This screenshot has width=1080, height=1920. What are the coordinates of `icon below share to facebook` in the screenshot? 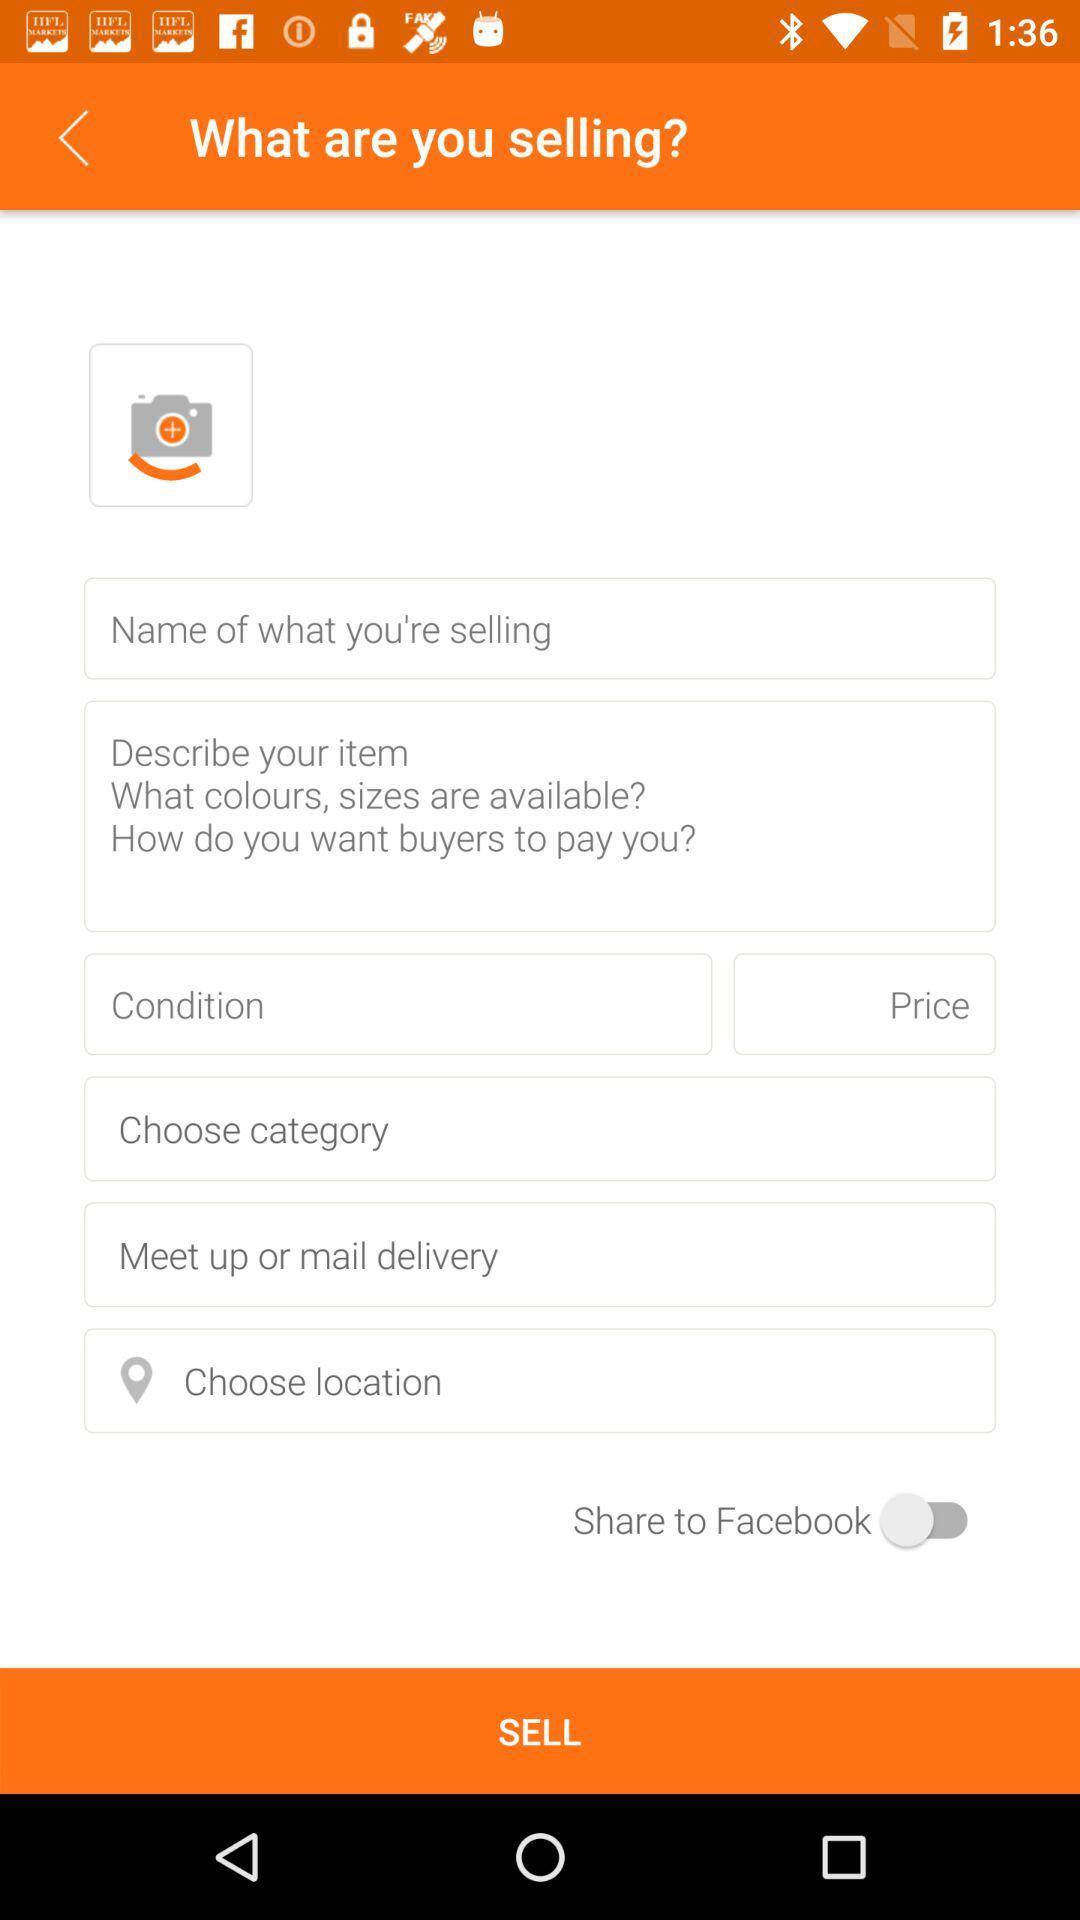 It's located at (540, 1730).